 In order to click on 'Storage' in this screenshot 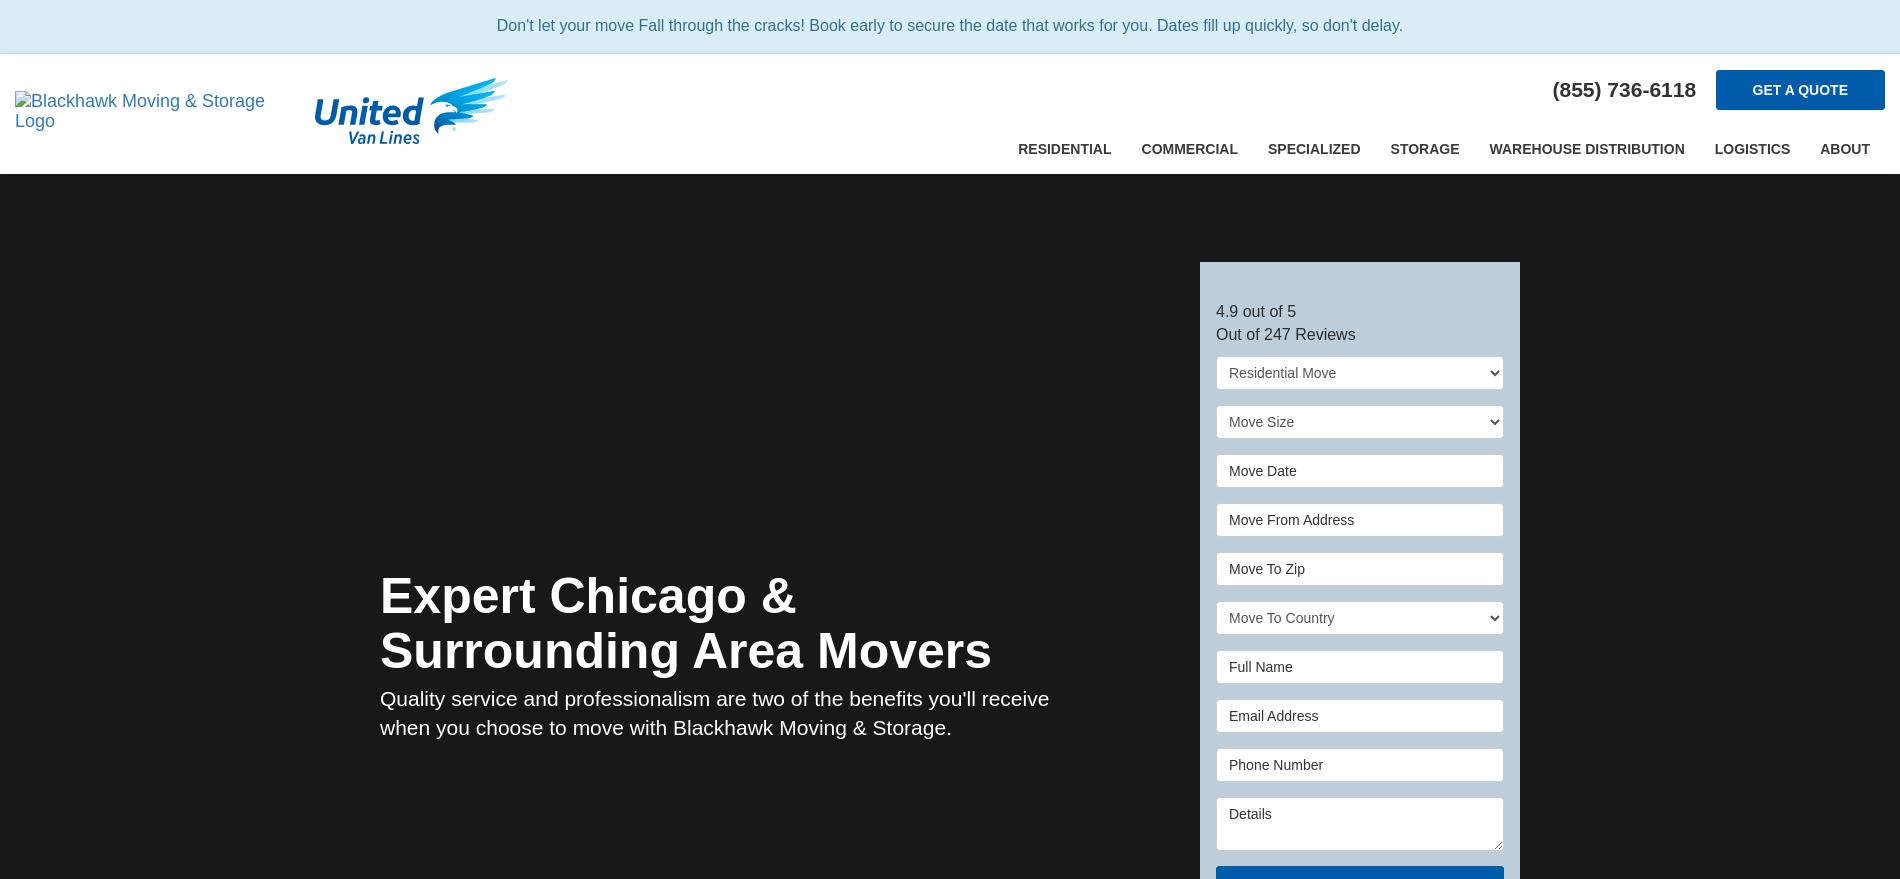, I will do `click(1423, 148)`.